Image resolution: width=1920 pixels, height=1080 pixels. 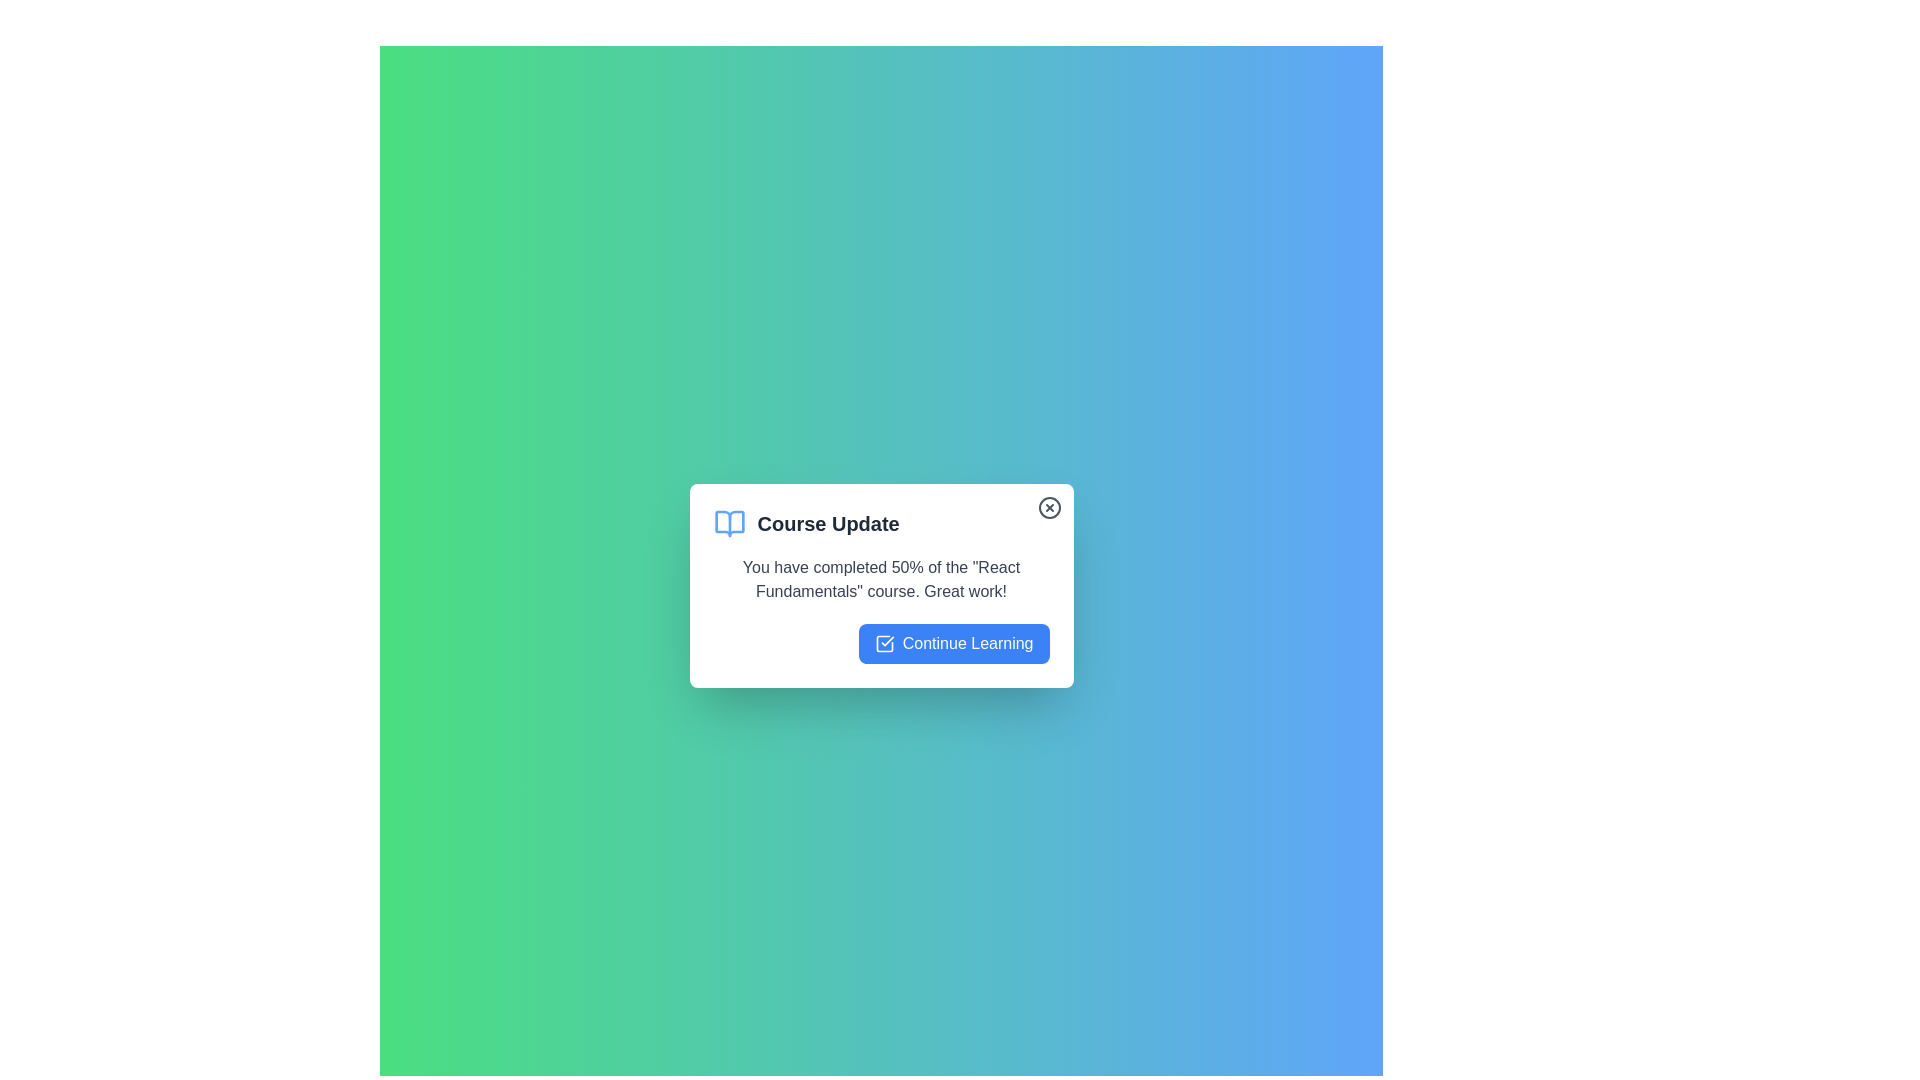 I want to click on the circular icon within the alert box located at the top-right corner of the box, which has a white center outlined in black, so click(x=1048, y=507).